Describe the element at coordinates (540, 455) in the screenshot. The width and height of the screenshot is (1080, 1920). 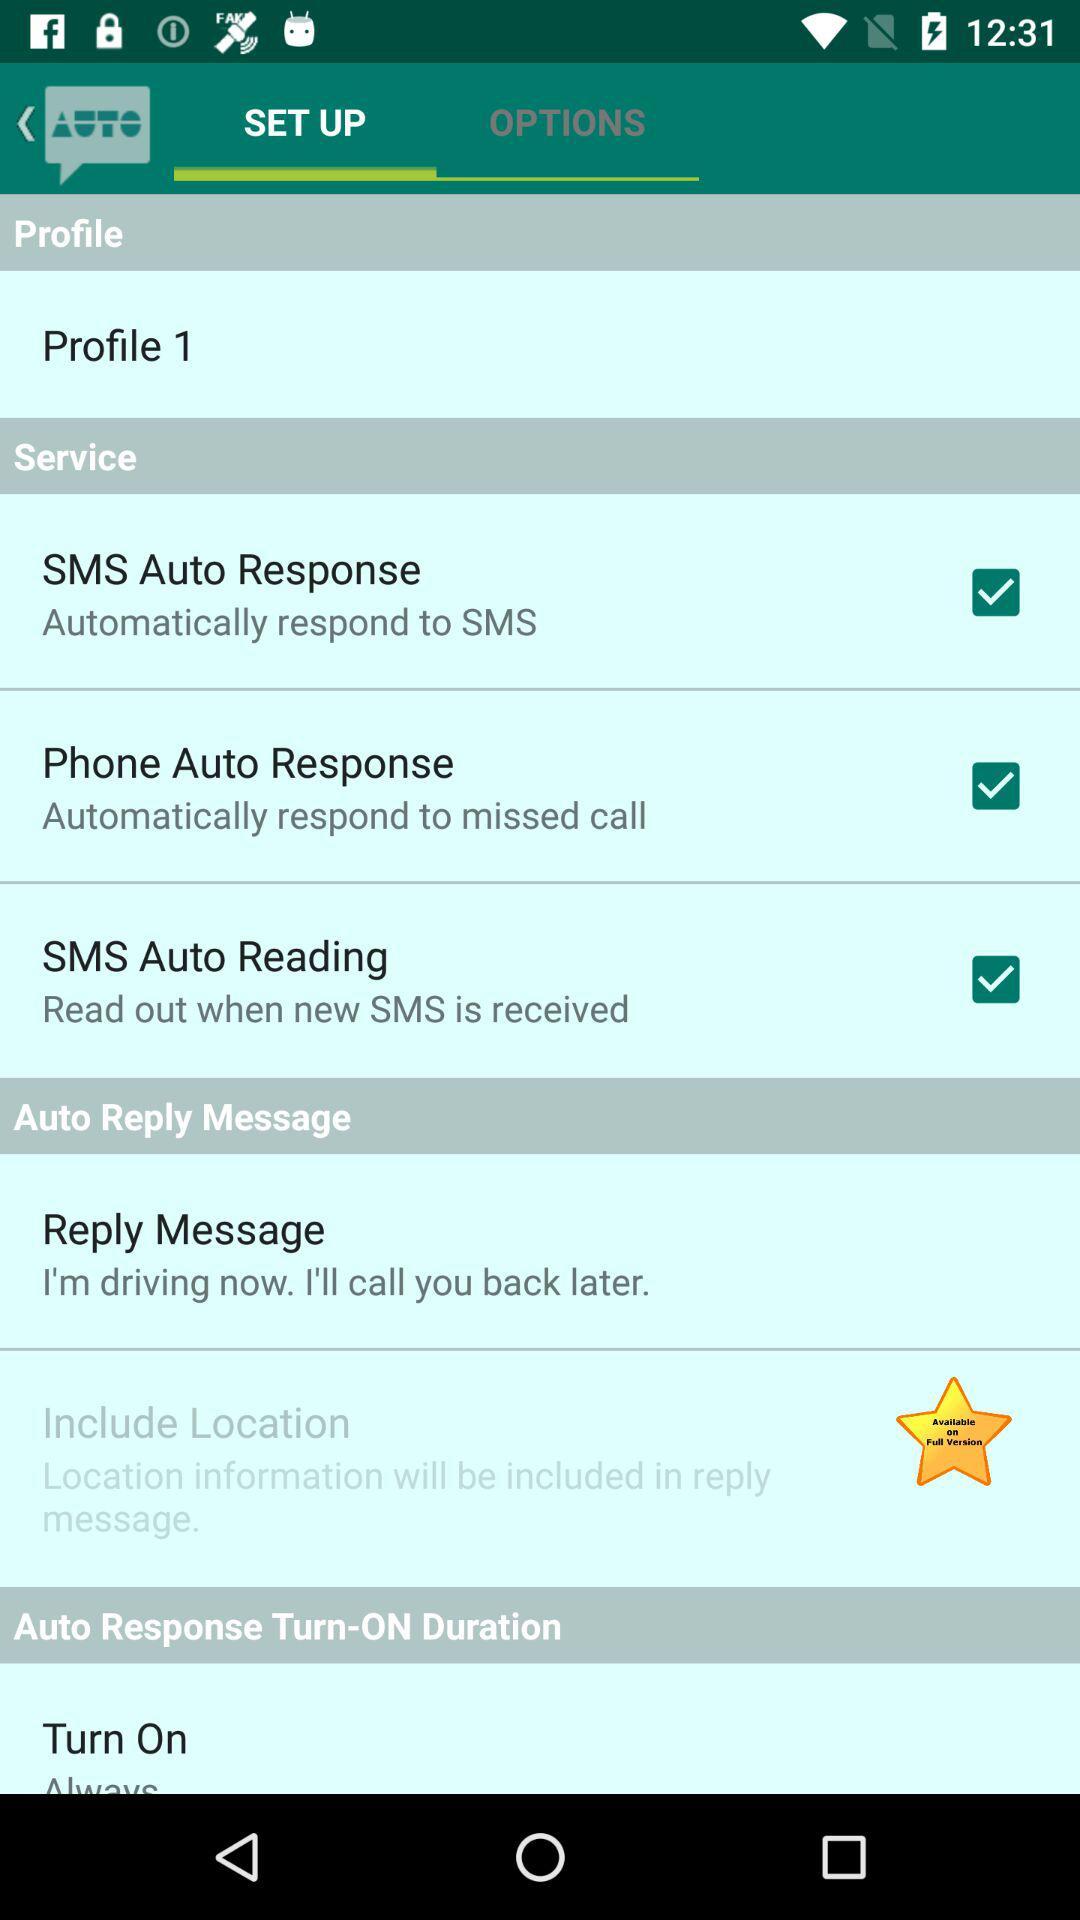
I see `item below the profile 1` at that location.